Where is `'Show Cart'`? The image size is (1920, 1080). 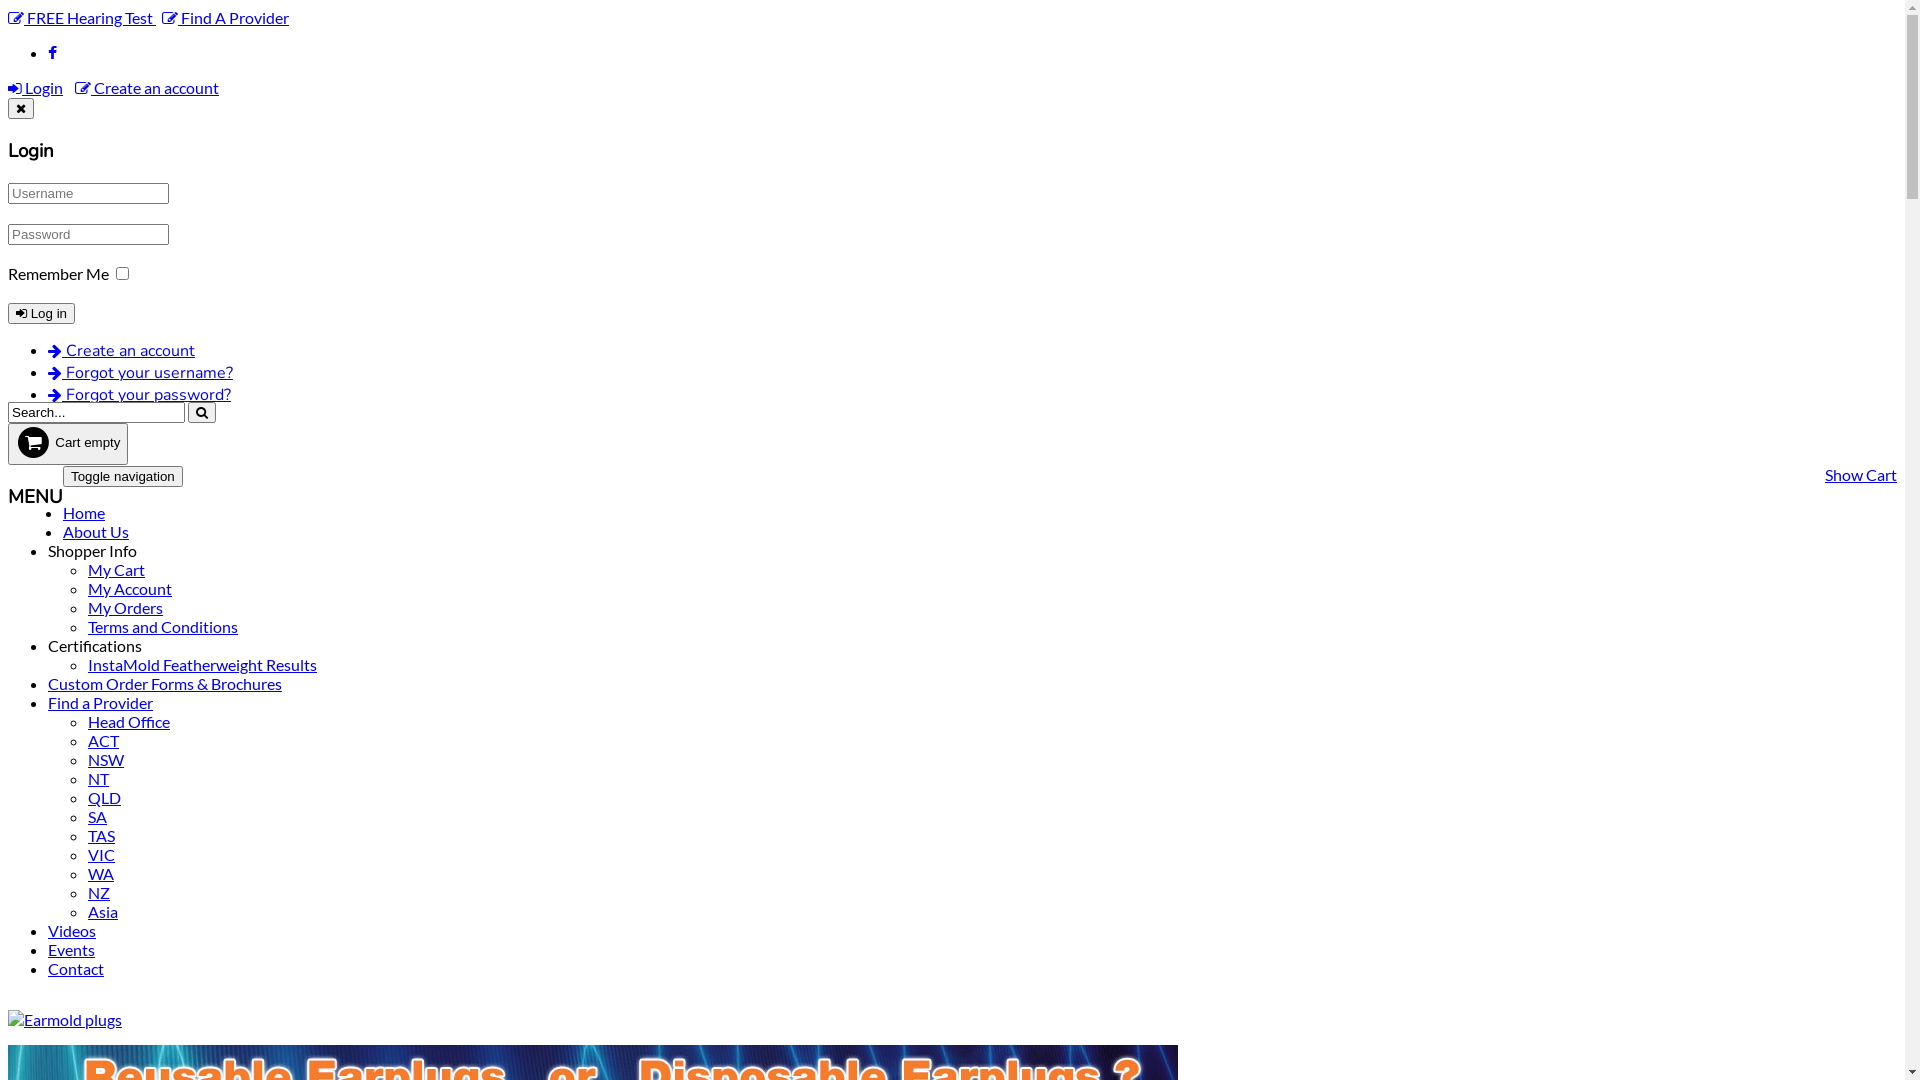 'Show Cart' is located at coordinates (1860, 474).